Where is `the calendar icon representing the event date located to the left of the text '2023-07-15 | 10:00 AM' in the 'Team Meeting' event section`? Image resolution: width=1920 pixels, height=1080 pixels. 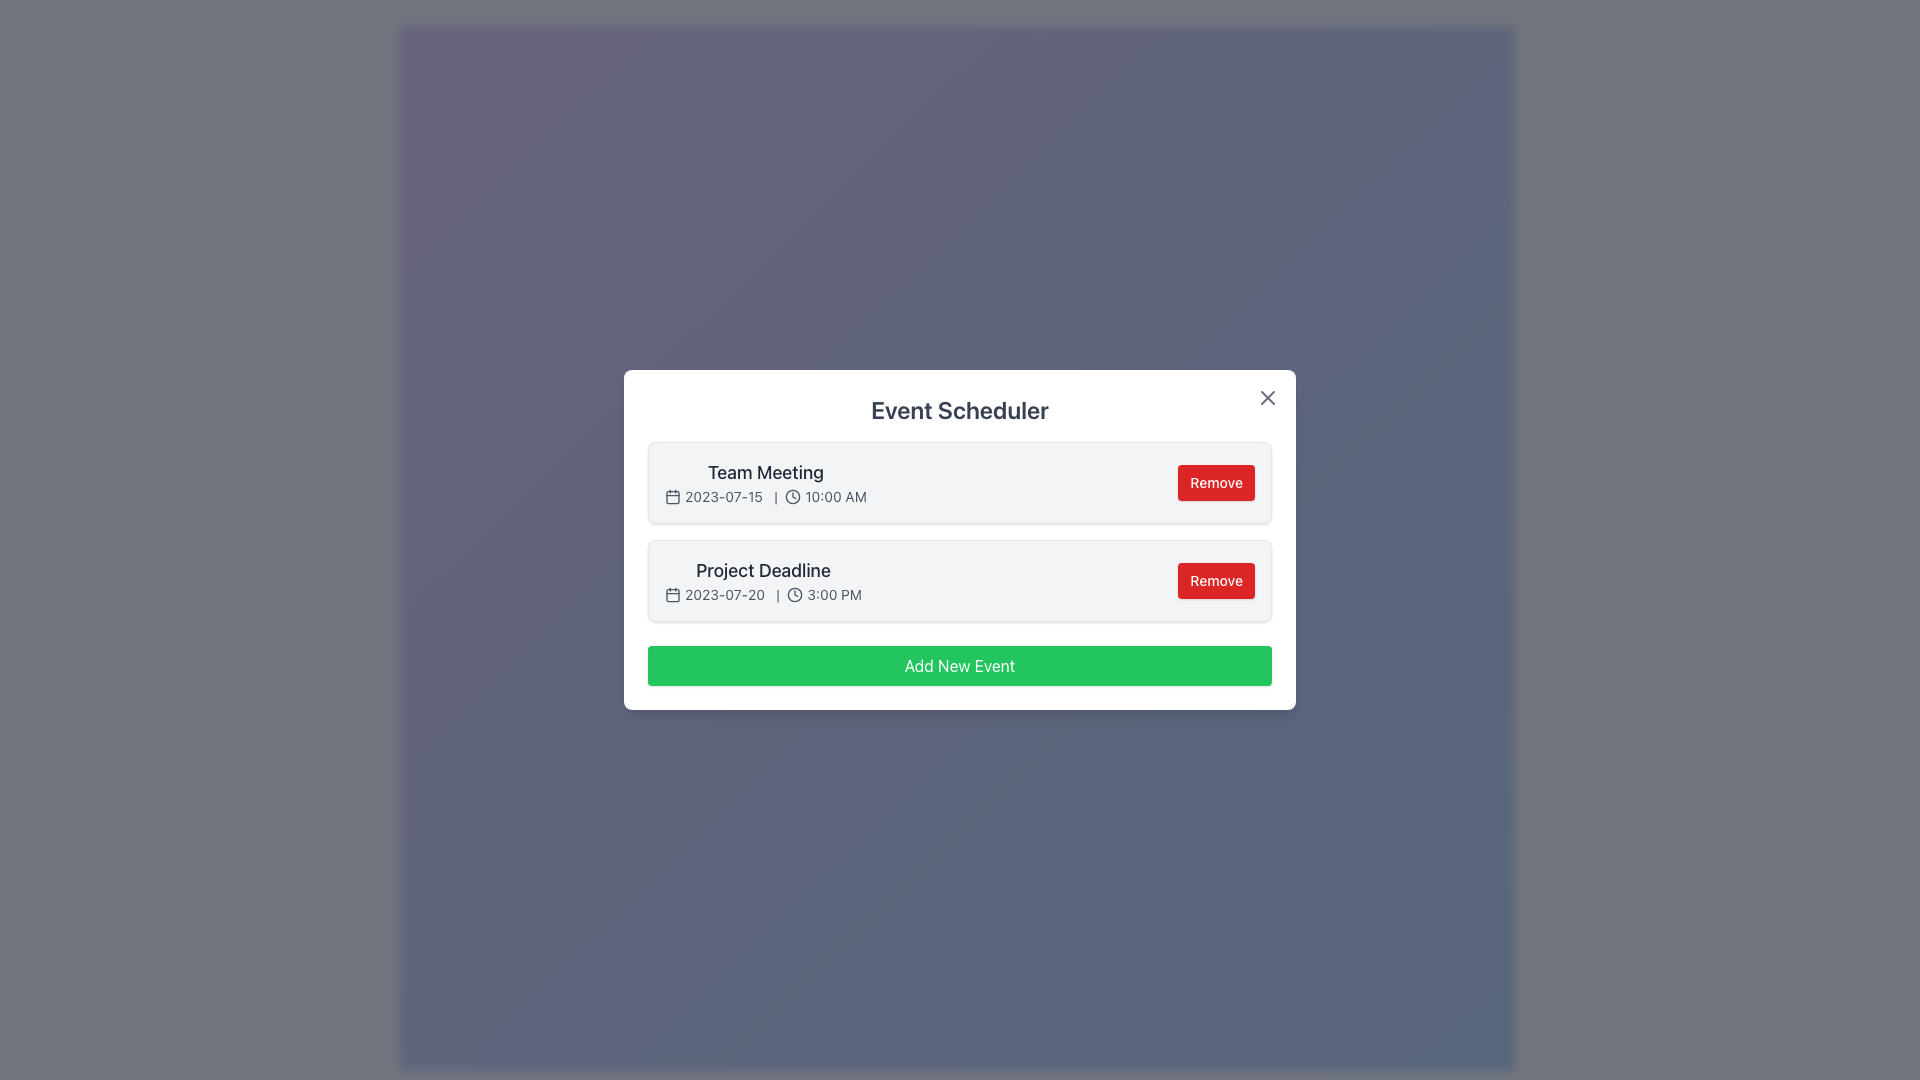
the calendar icon representing the event date located to the left of the text '2023-07-15 | 10:00 AM' in the 'Team Meeting' event section is located at coordinates (672, 496).